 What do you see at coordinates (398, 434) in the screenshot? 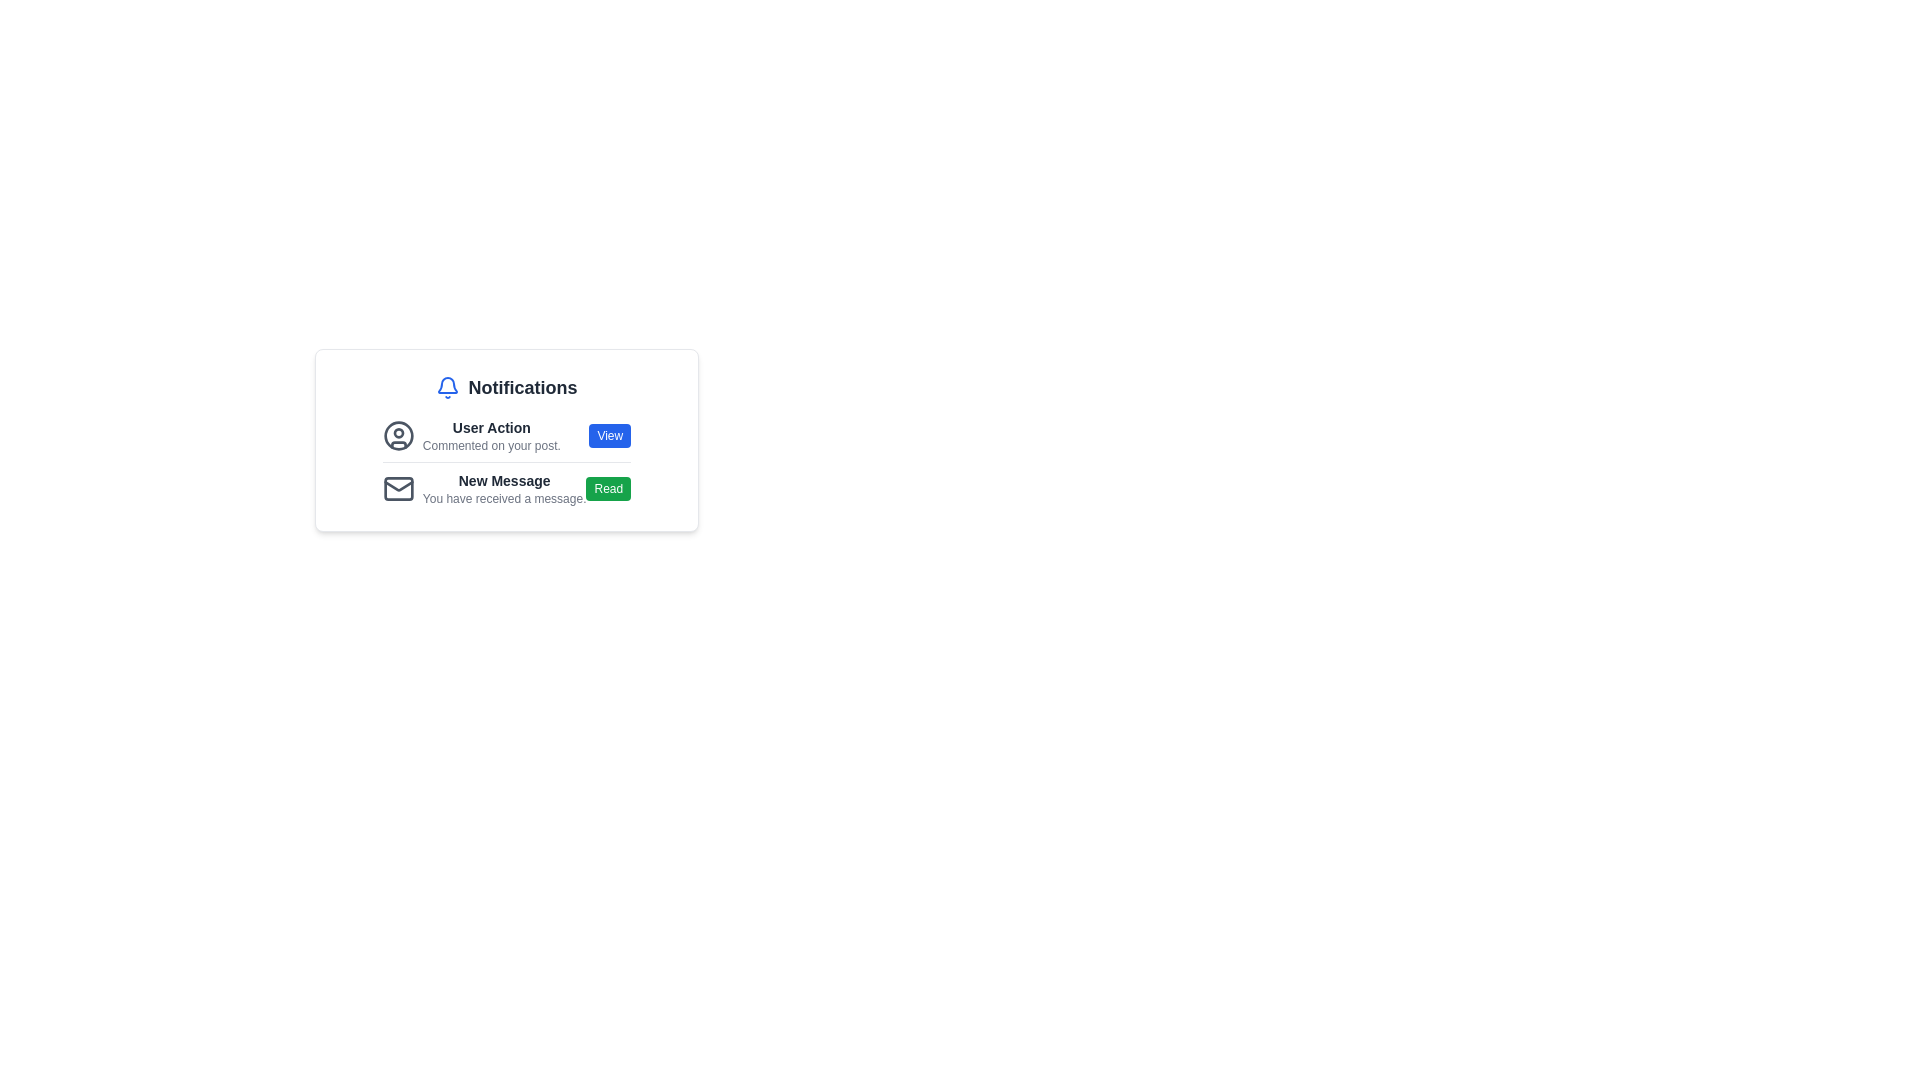
I see `the circular outline of the user icon in the first entry of the notification list, which visually represents the user` at bounding box center [398, 434].